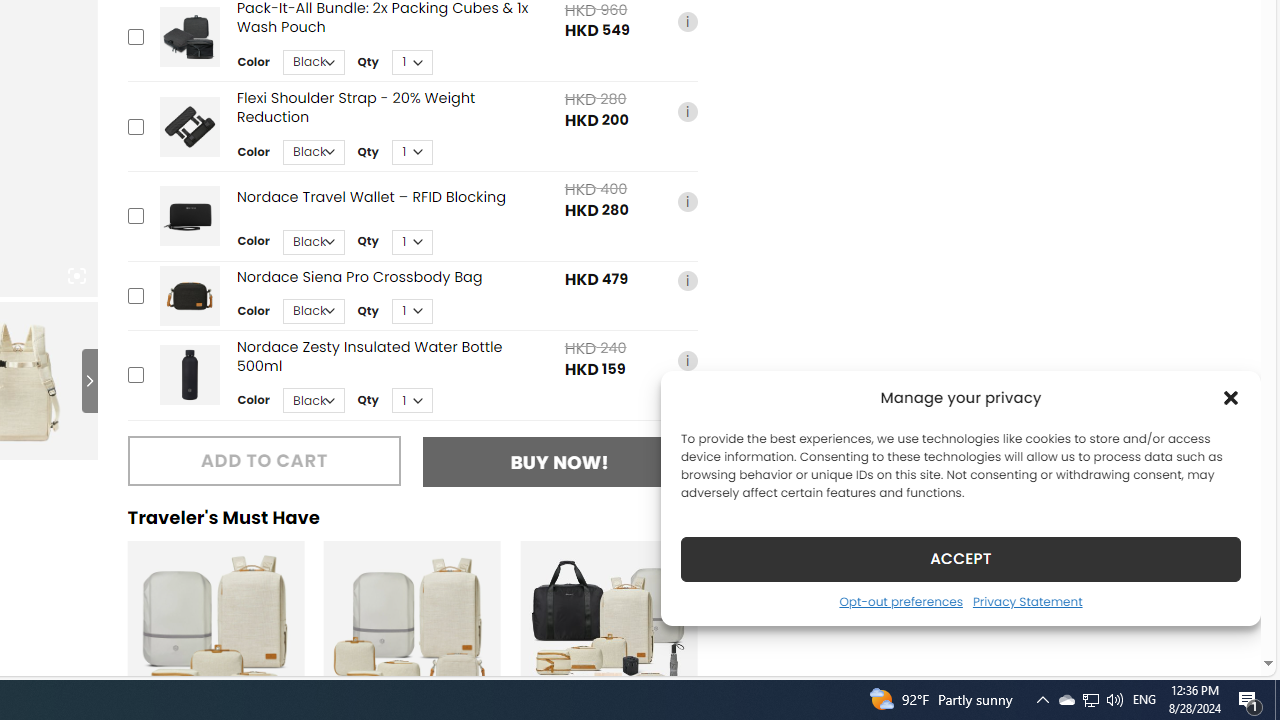 This screenshot has height=720, width=1280. Describe the element at coordinates (899, 600) in the screenshot. I see `'Opt-out preferences'` at that location.